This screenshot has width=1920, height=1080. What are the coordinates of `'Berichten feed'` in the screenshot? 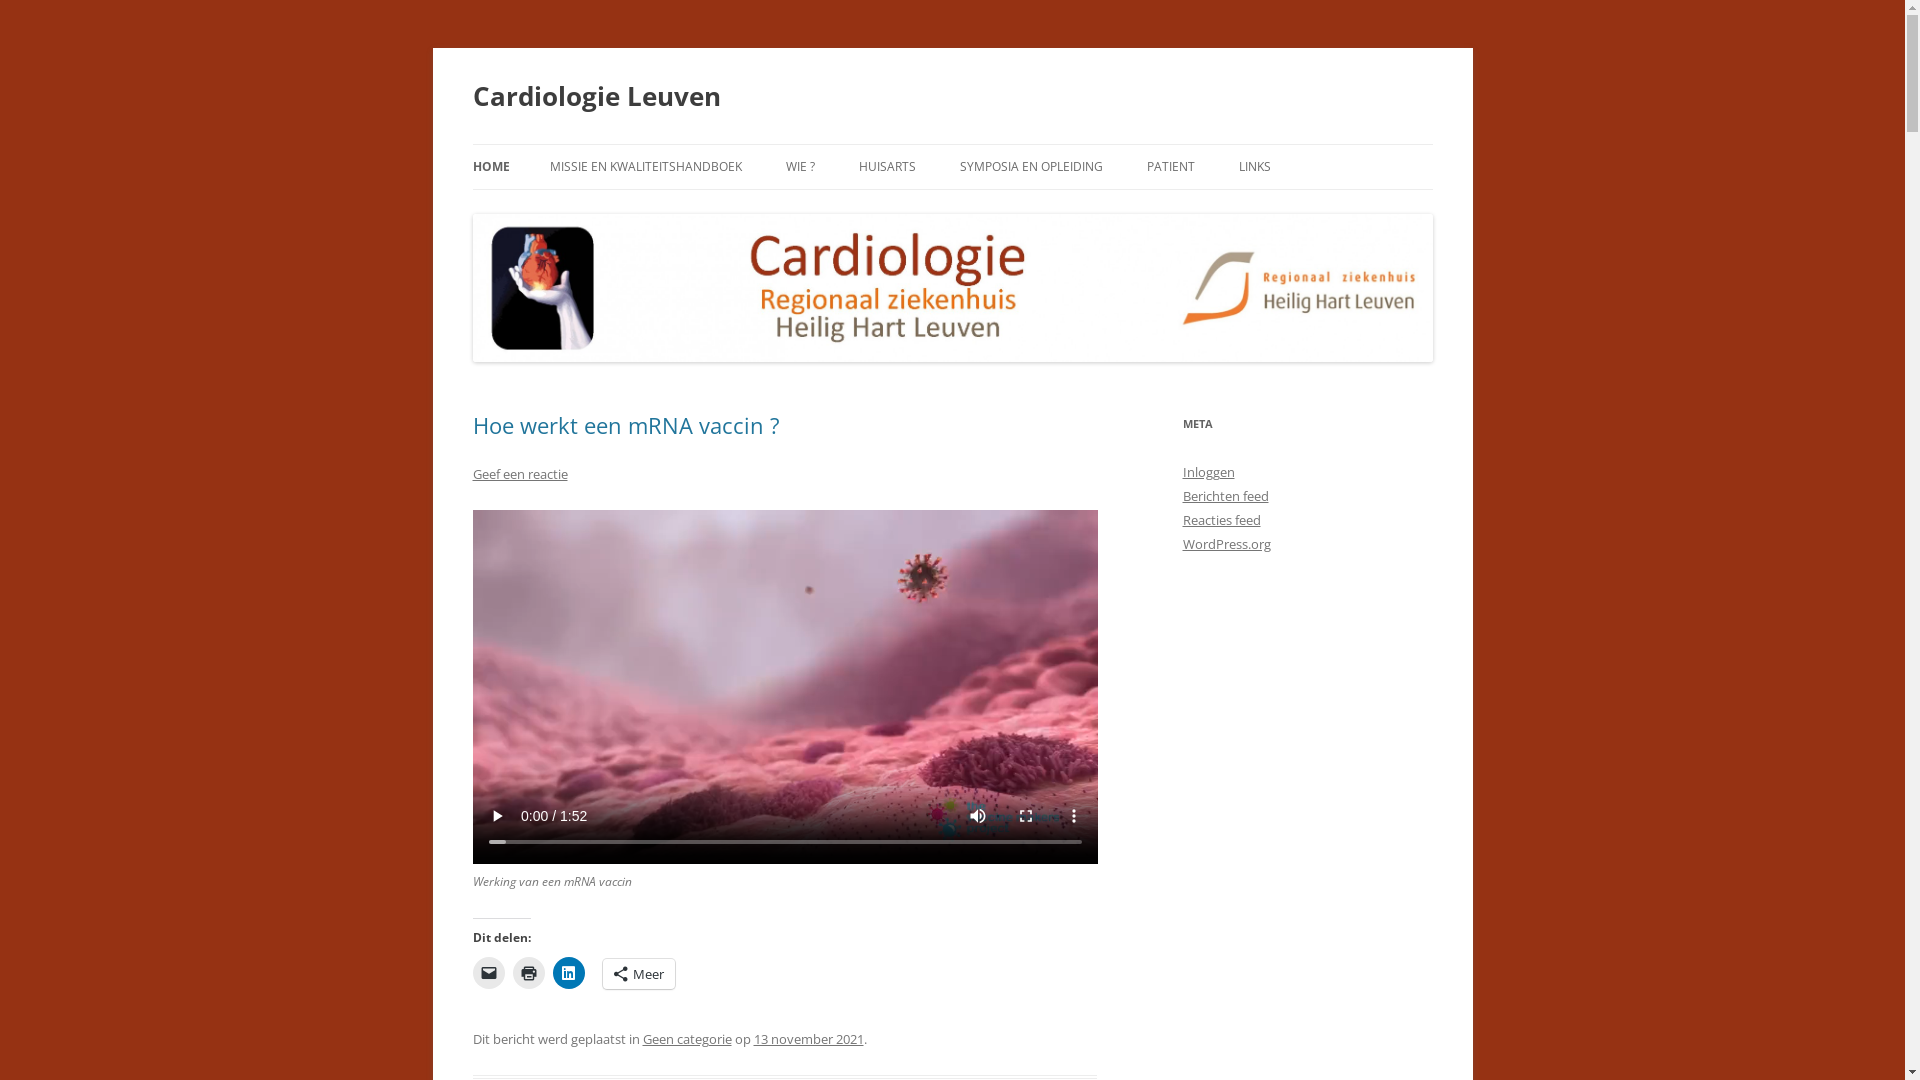 It's located at (1223, 495).